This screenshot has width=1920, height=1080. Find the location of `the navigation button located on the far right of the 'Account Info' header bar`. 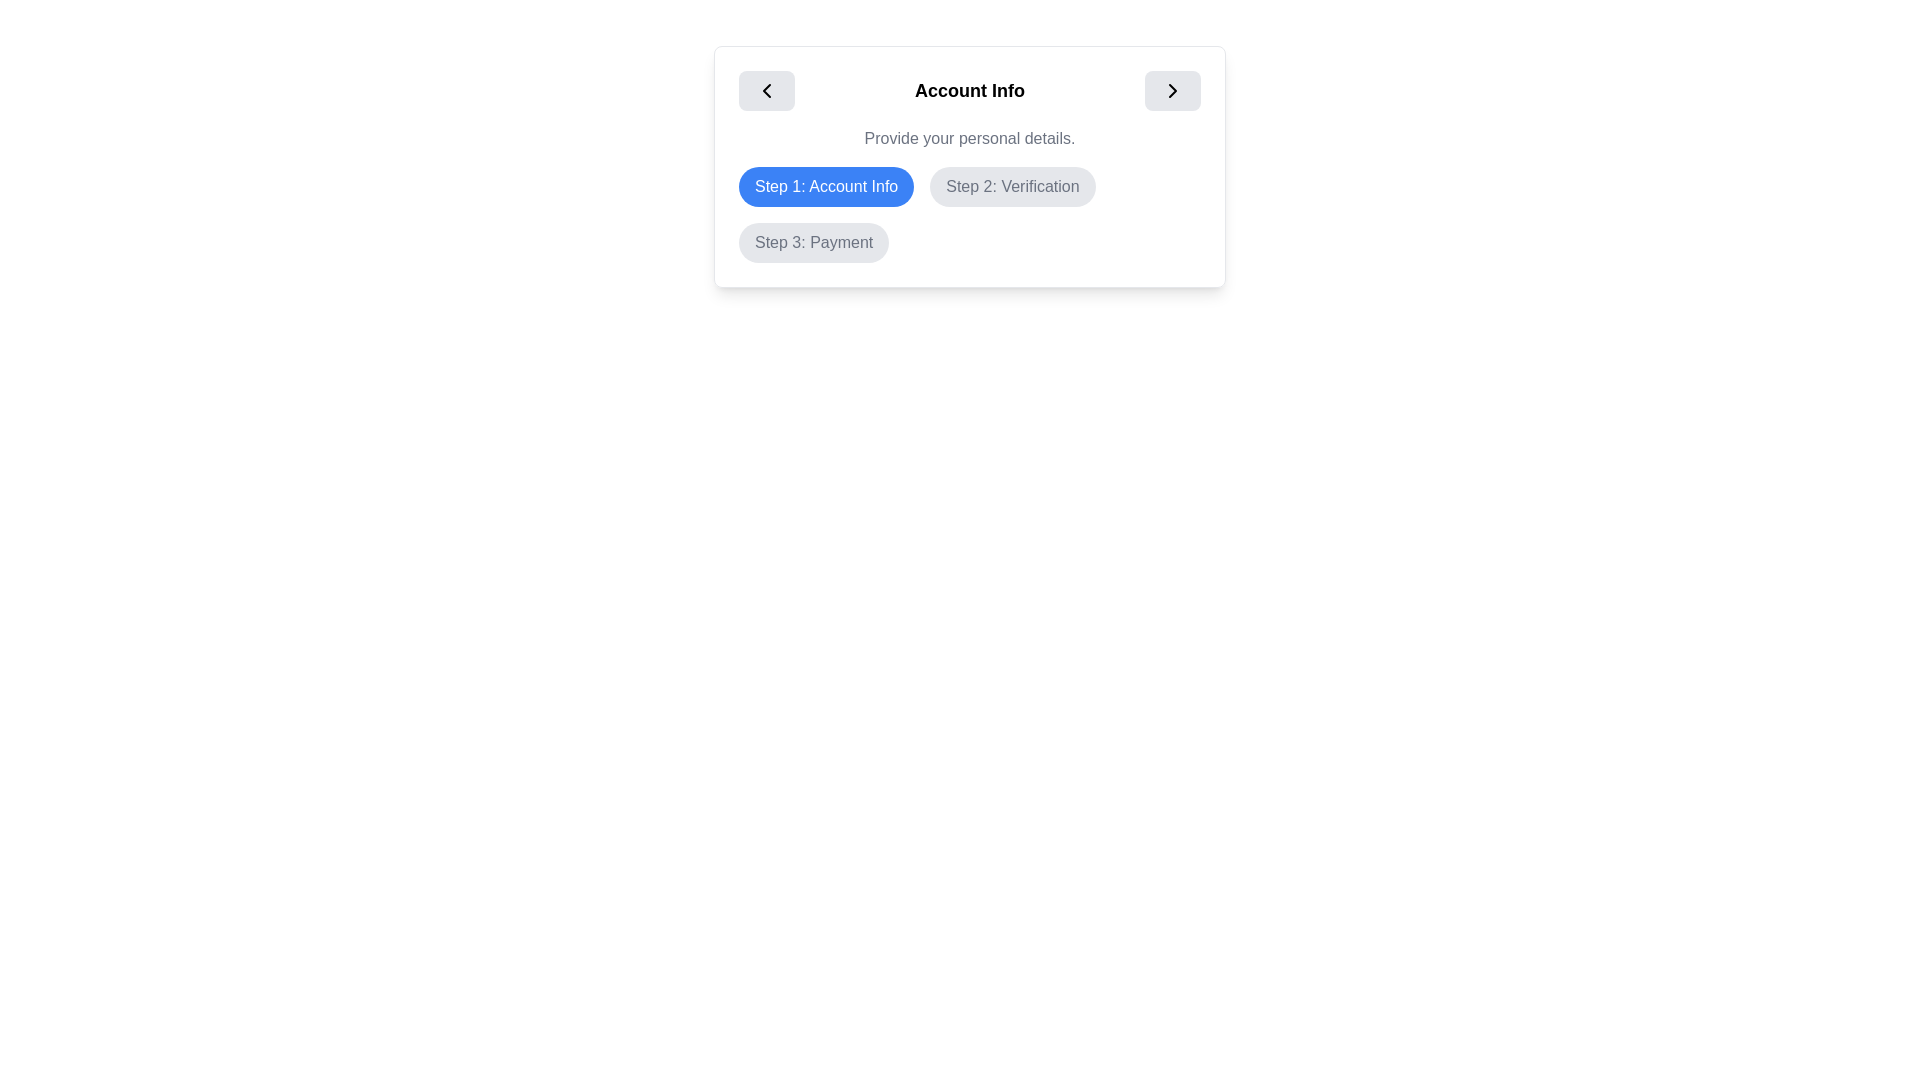

the navigation button located on the far right of the 'Account Info' header bar is located at coordinates (1172, 91).